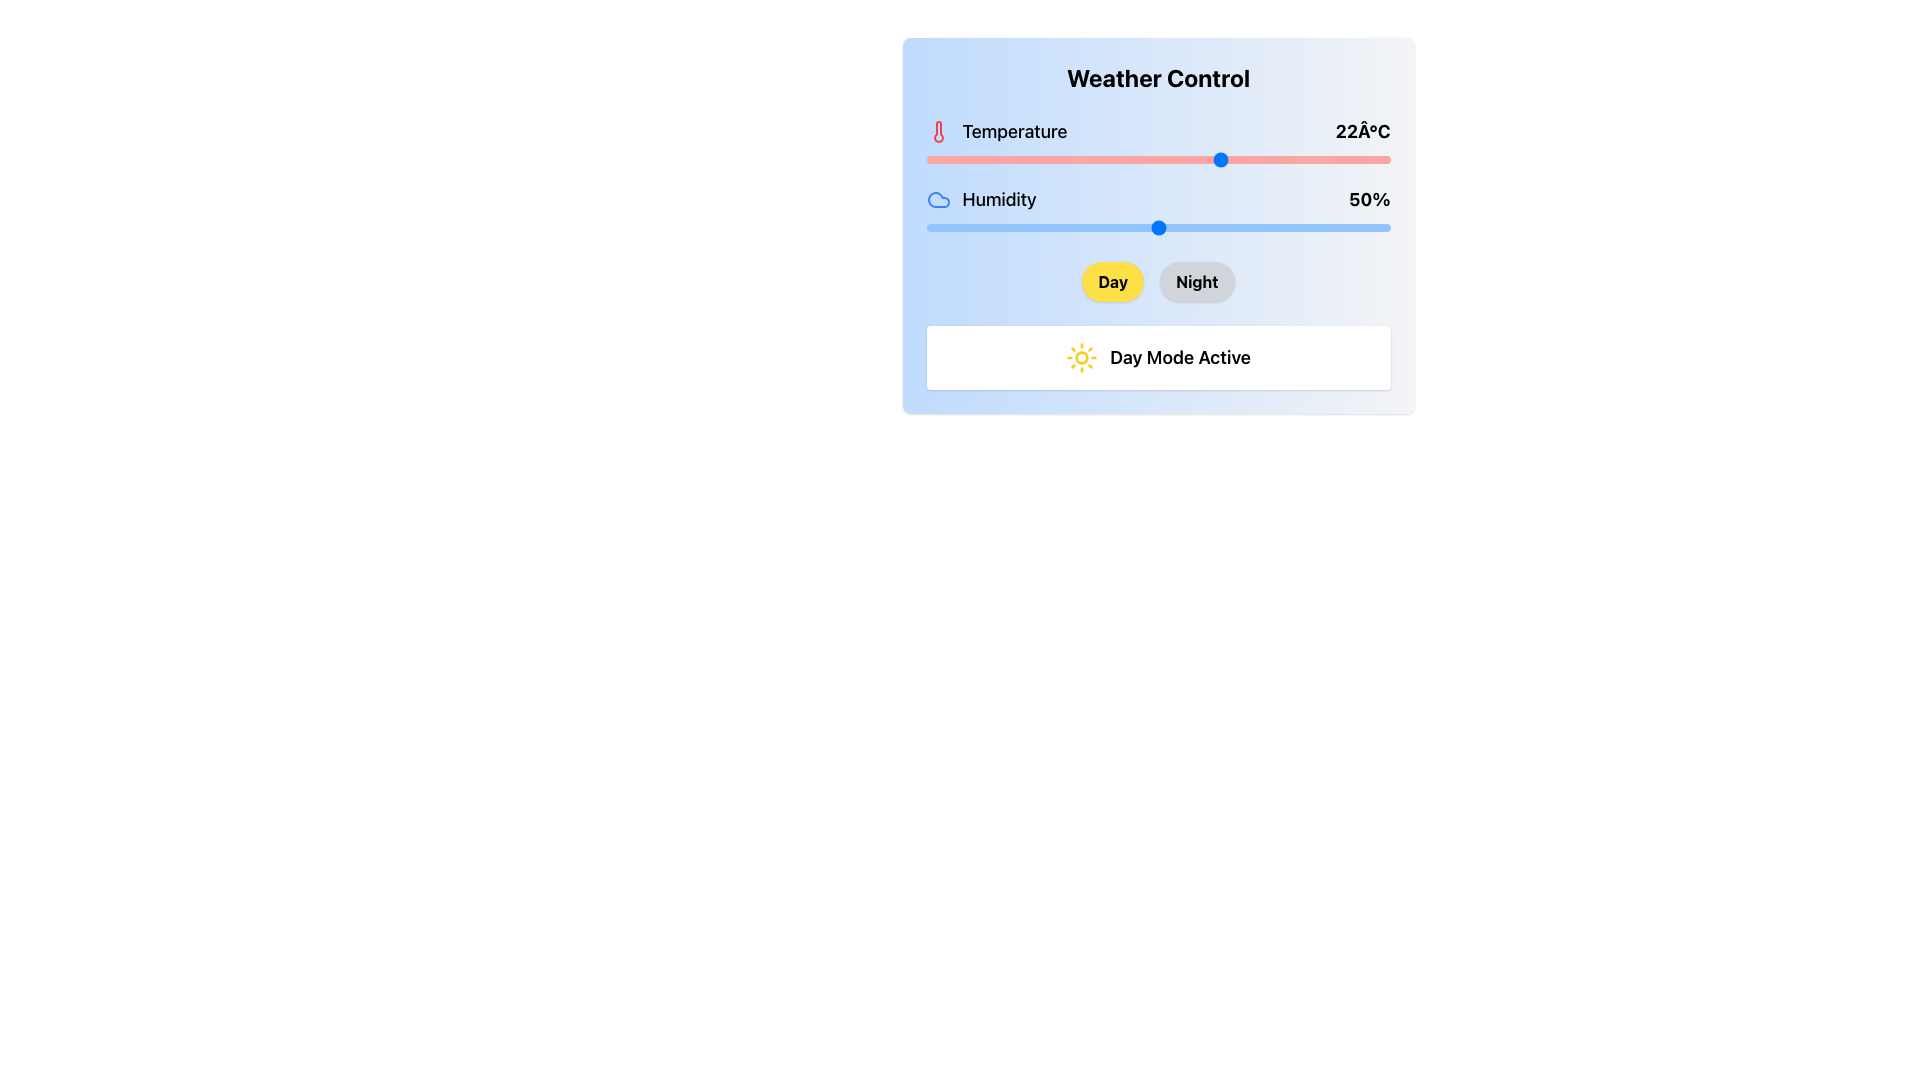  Describe the element at coordinates (1231, 226) in the screenshot. I see `the humidity level` at that location.